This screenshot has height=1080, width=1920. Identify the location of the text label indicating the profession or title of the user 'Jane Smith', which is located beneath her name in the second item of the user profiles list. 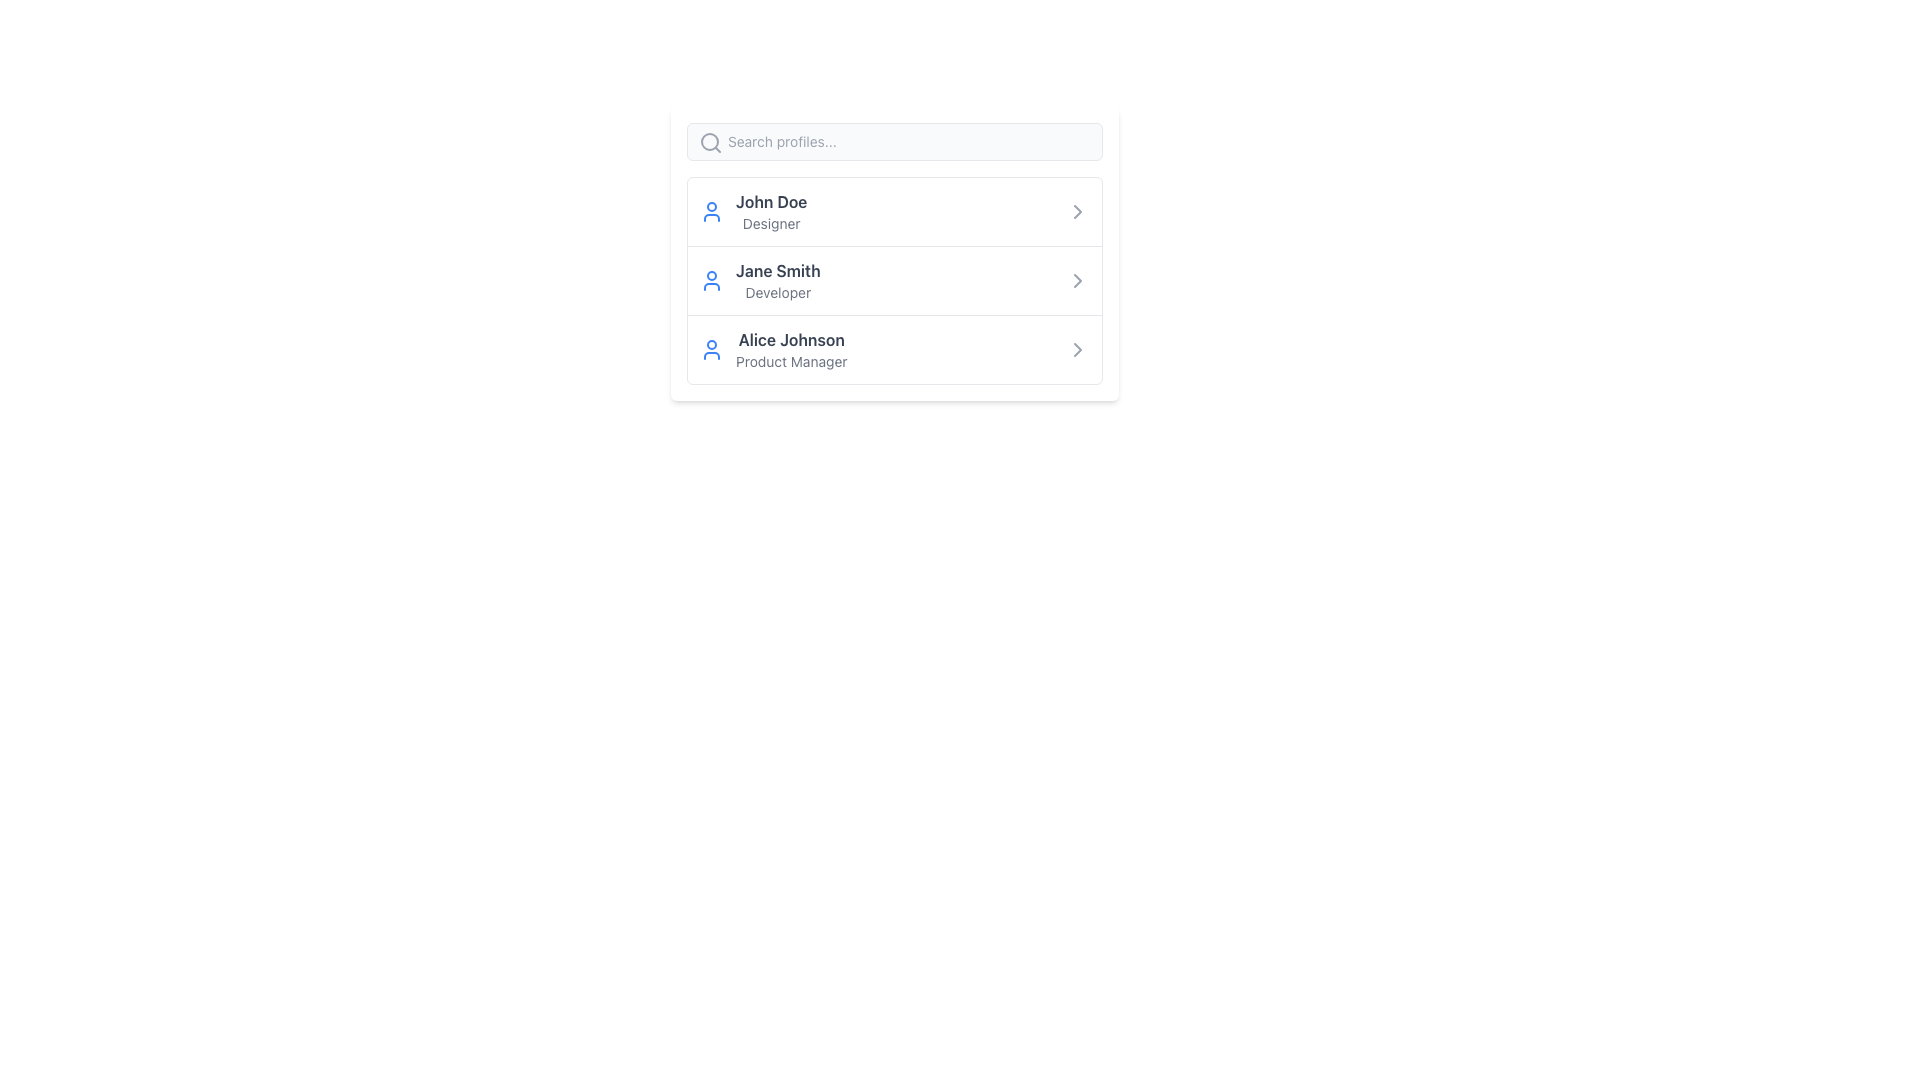
(777, 293).